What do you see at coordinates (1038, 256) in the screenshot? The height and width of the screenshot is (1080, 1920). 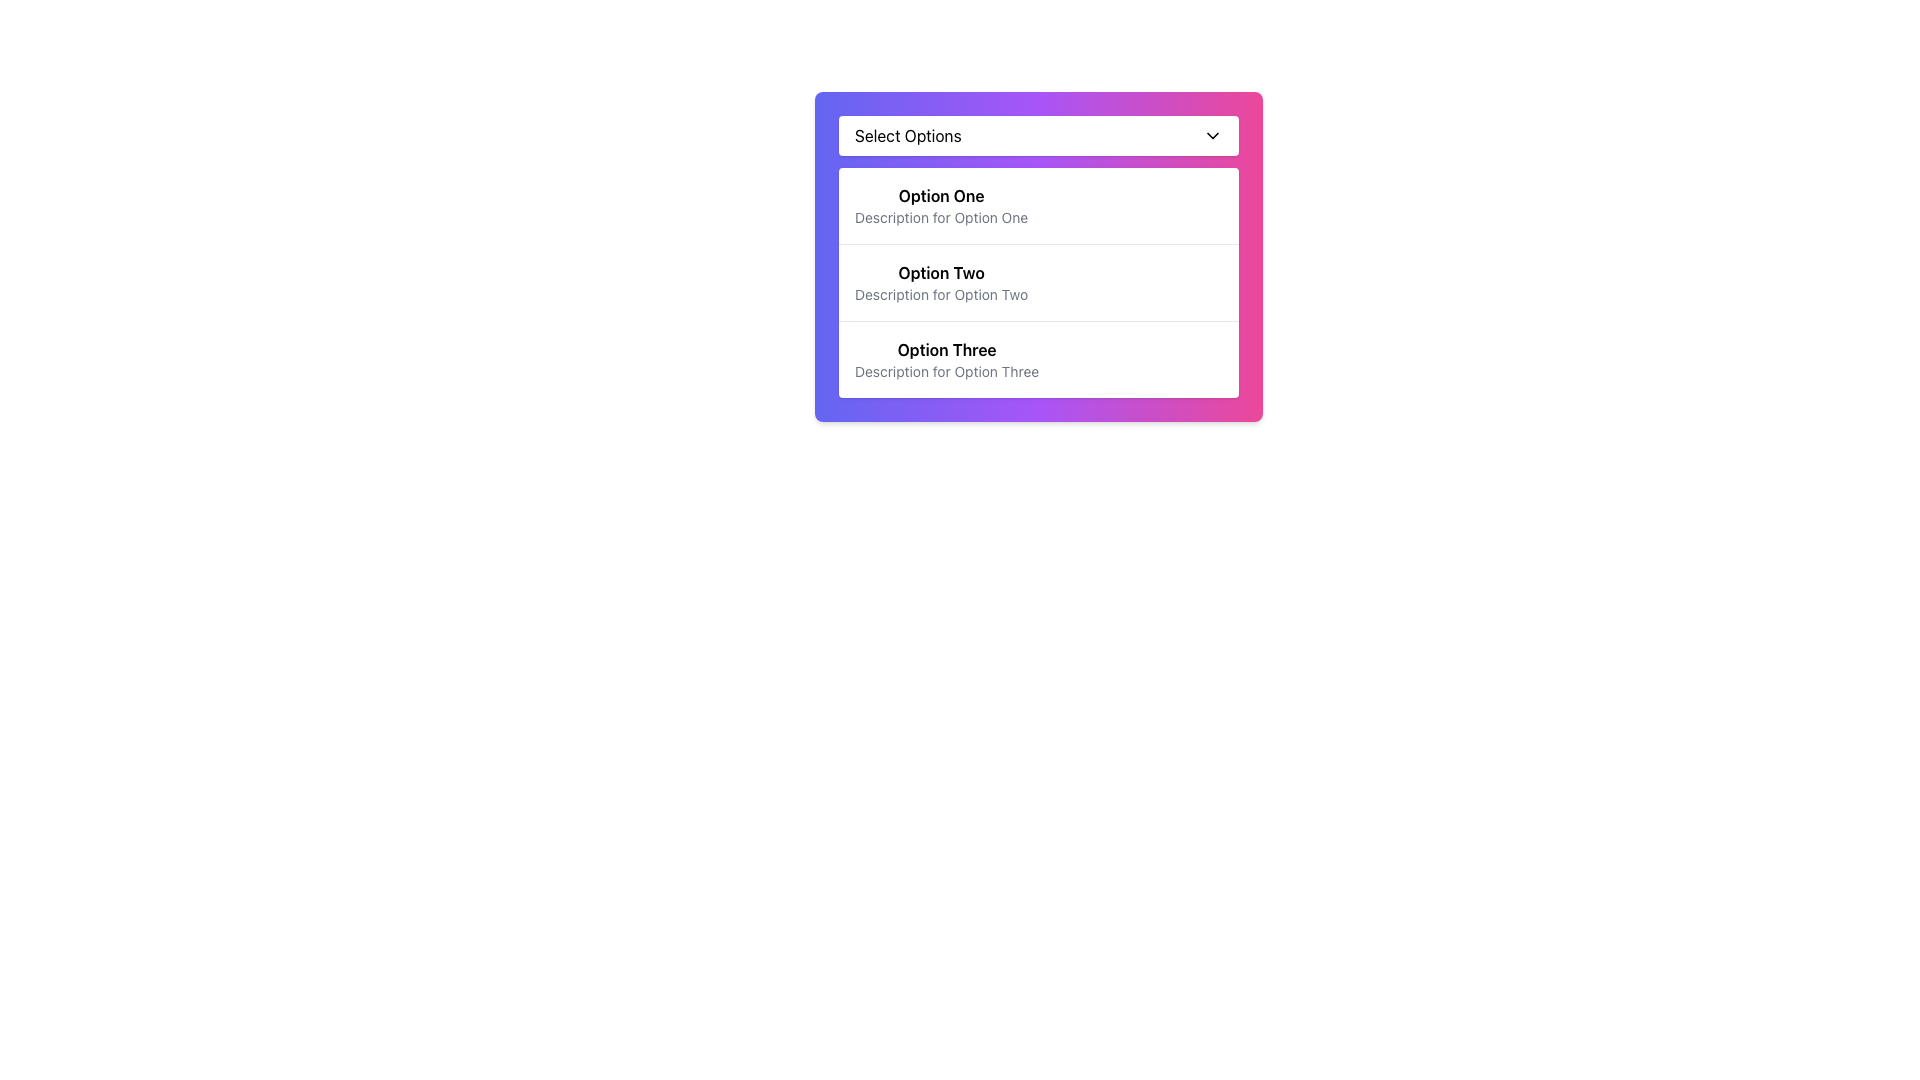 I see `'Option Two' in the dropdown menu` at bounding box center [1038, 256].